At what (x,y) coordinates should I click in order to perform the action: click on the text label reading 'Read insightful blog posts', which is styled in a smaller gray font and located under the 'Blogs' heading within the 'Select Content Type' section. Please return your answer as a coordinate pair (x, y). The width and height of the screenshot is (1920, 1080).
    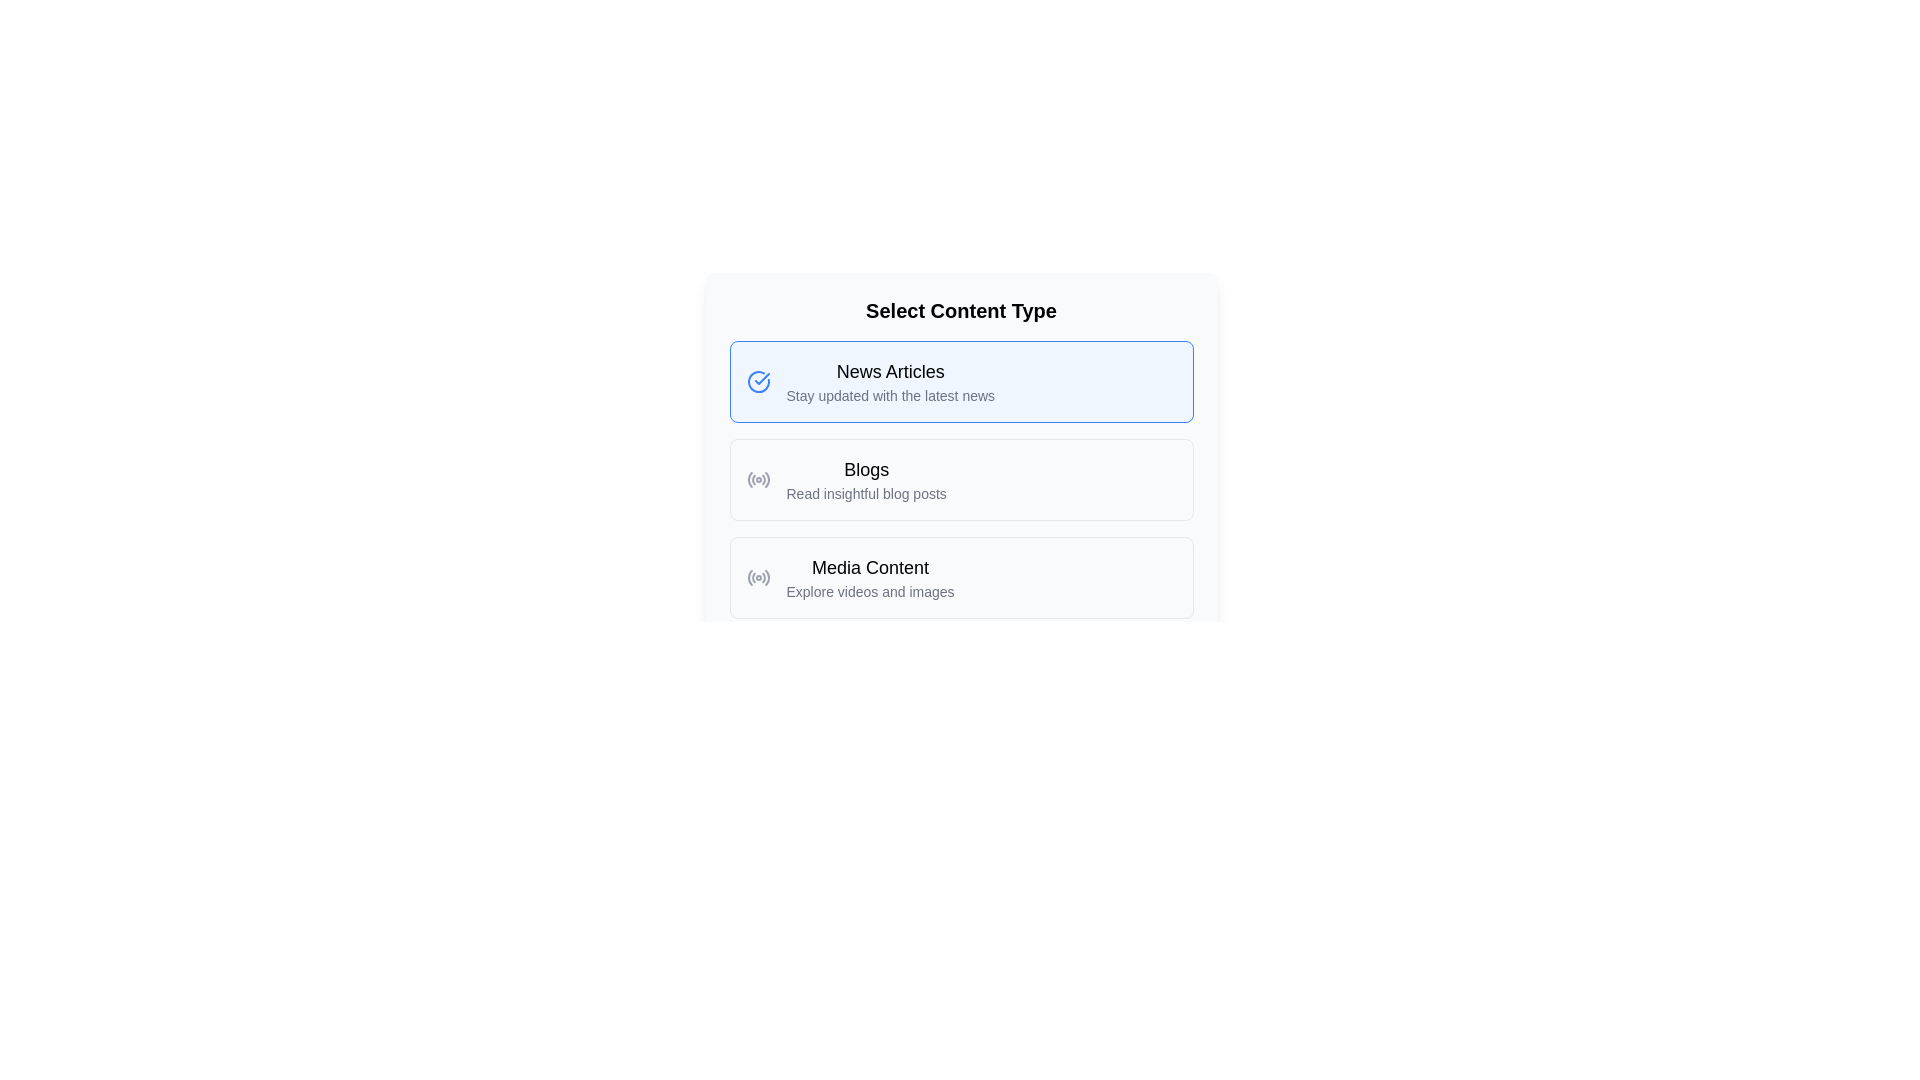
    Looking at the image, I should click on (866, 493).